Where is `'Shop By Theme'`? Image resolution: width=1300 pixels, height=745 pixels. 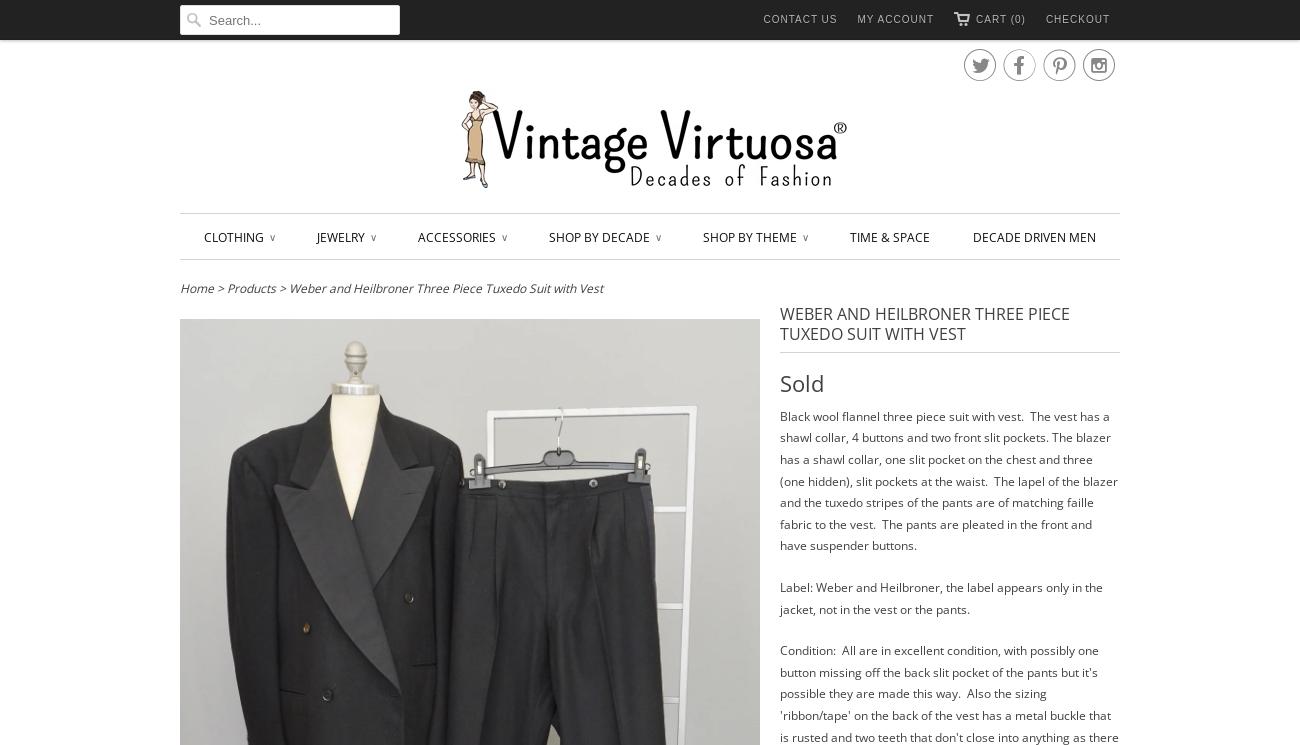 'Shop By Theme' is located at coordinates (702, 236).